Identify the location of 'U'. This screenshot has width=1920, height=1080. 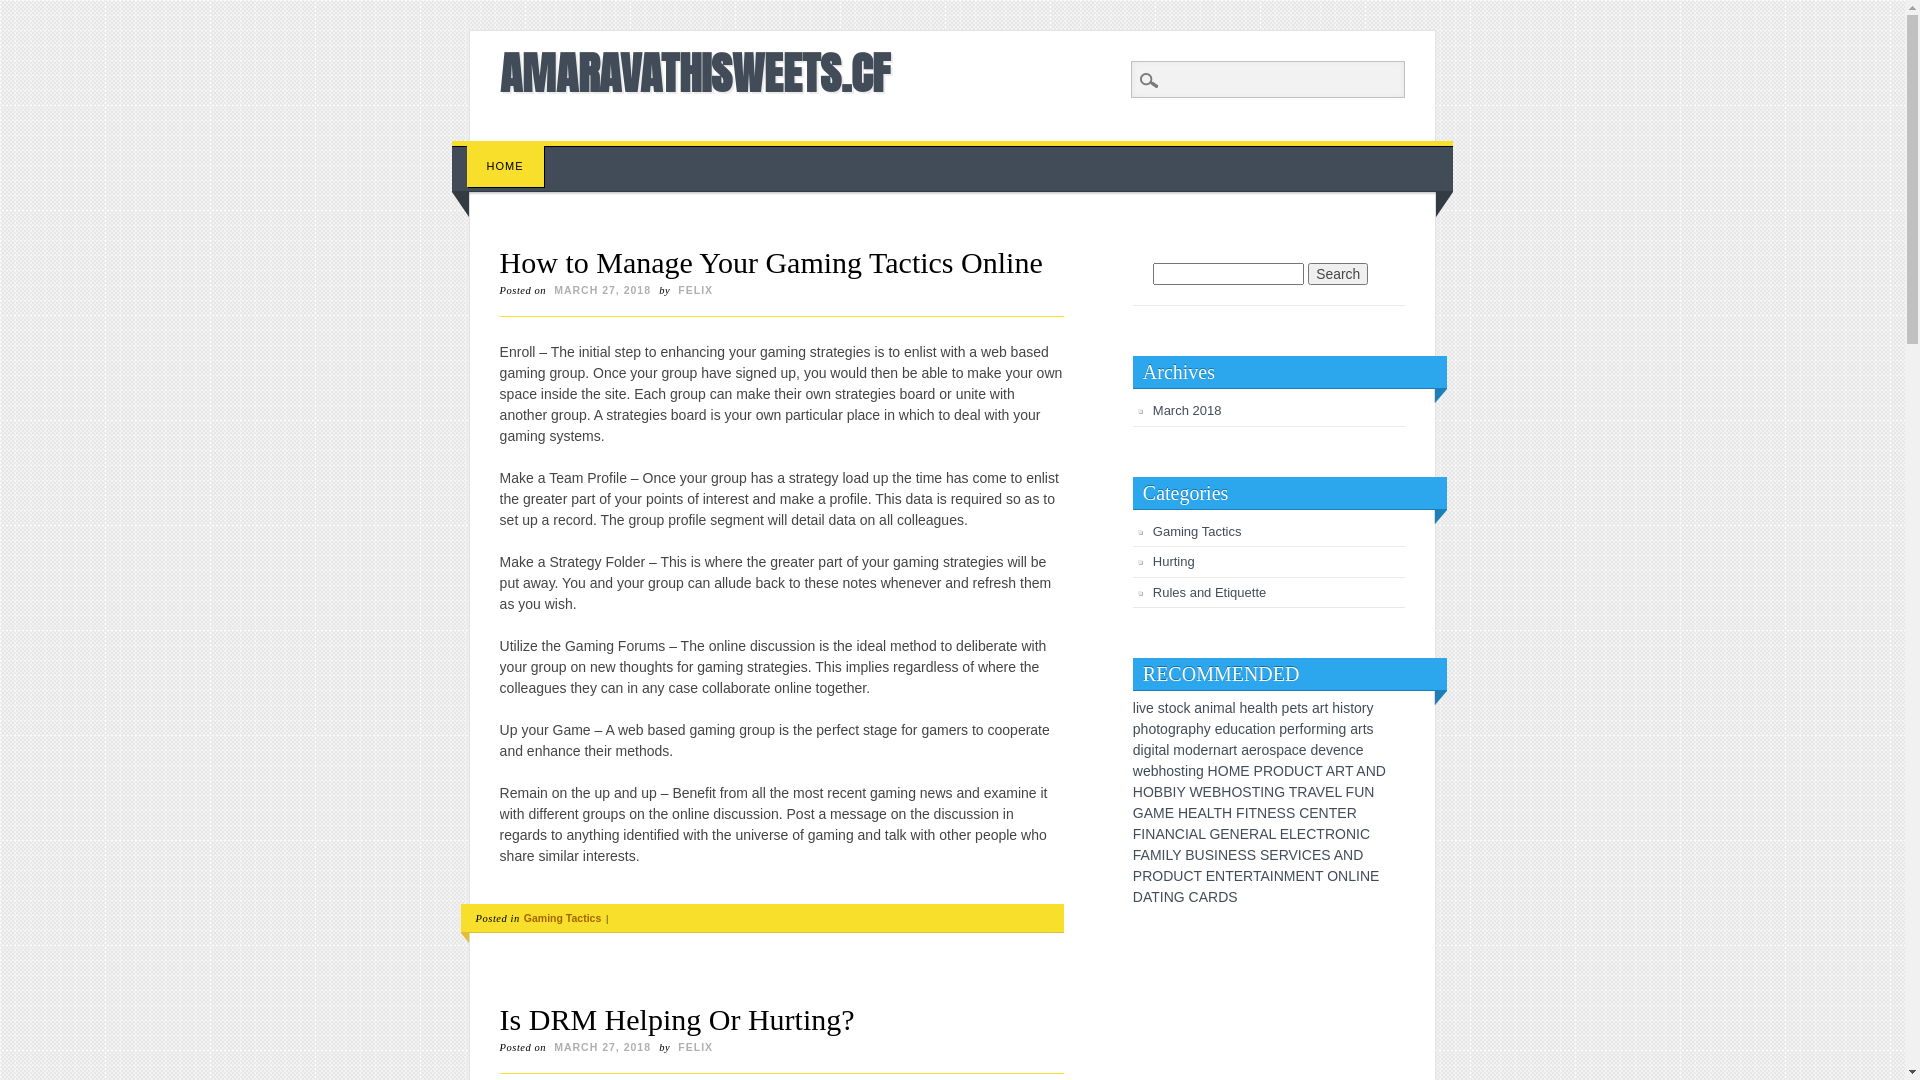
(1177, 874).